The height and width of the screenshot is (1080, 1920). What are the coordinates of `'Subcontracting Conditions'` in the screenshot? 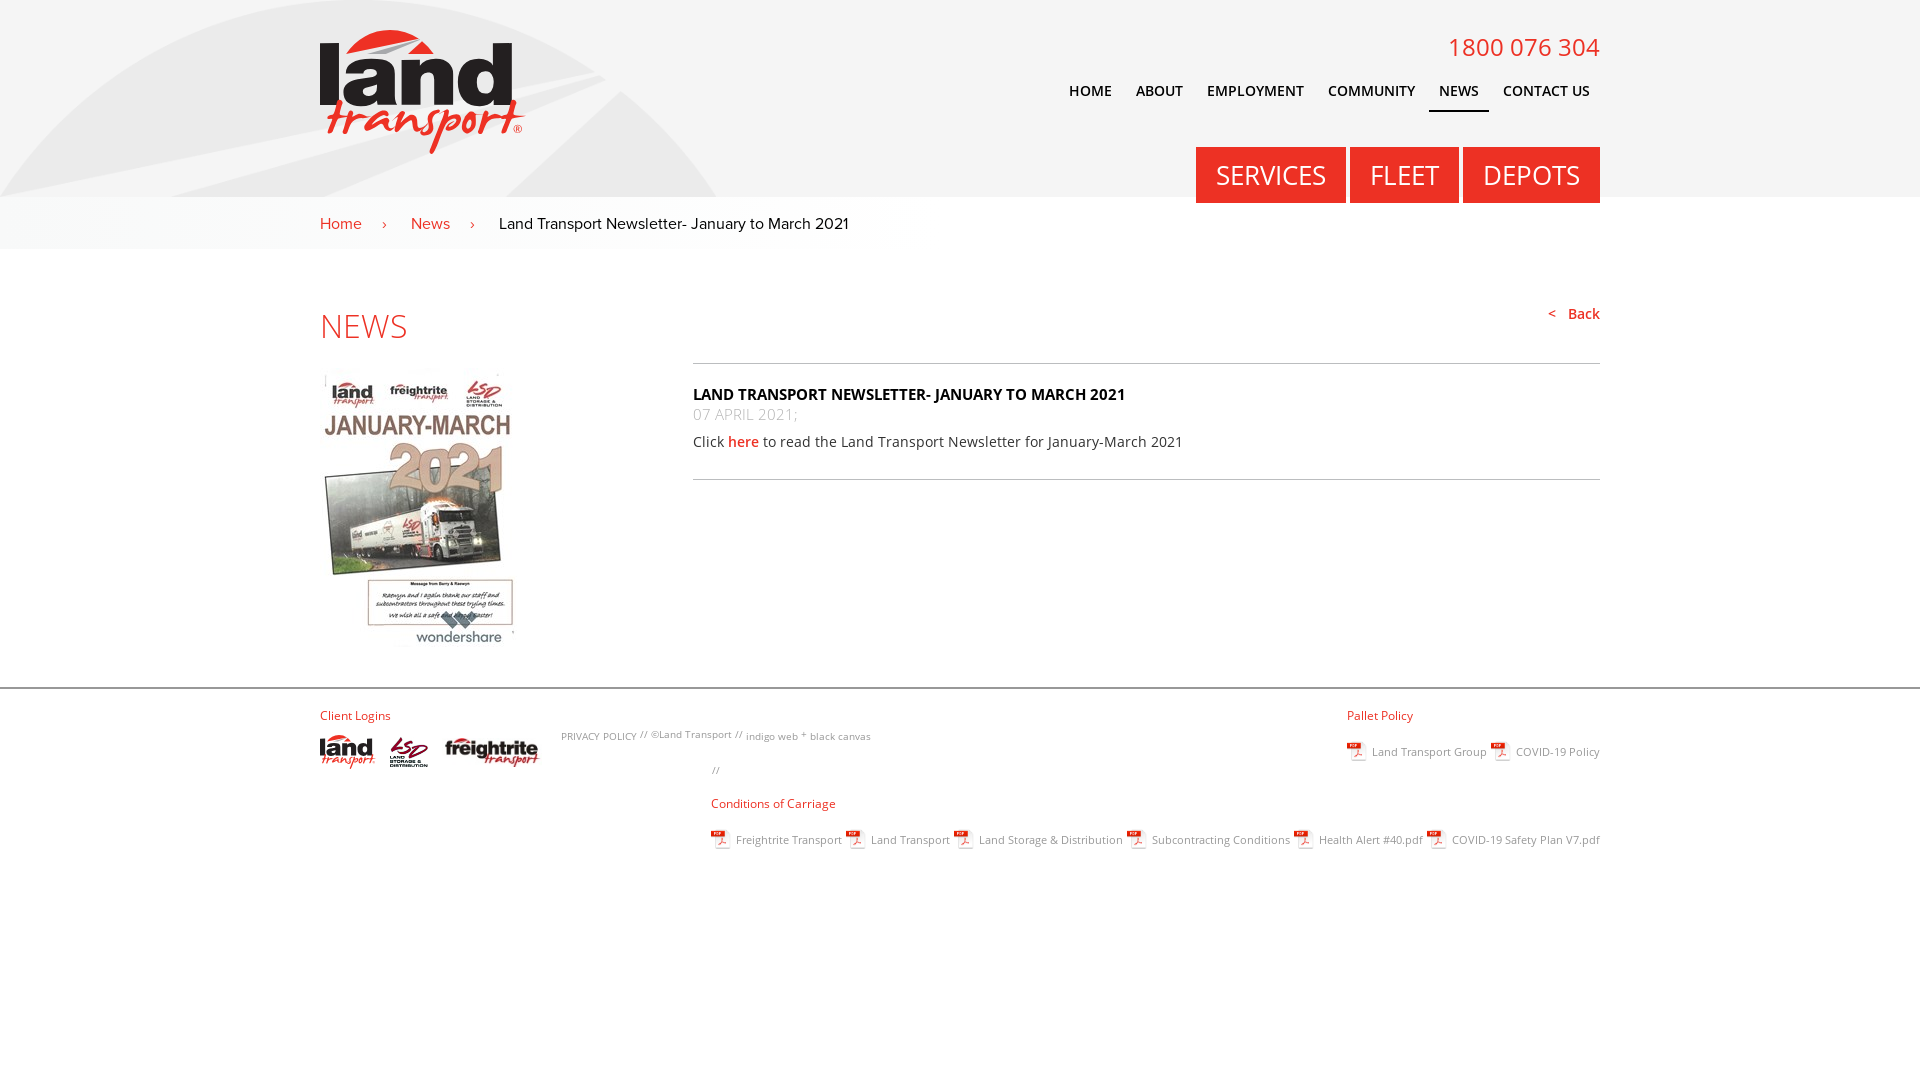 It's located at (1207, 841).